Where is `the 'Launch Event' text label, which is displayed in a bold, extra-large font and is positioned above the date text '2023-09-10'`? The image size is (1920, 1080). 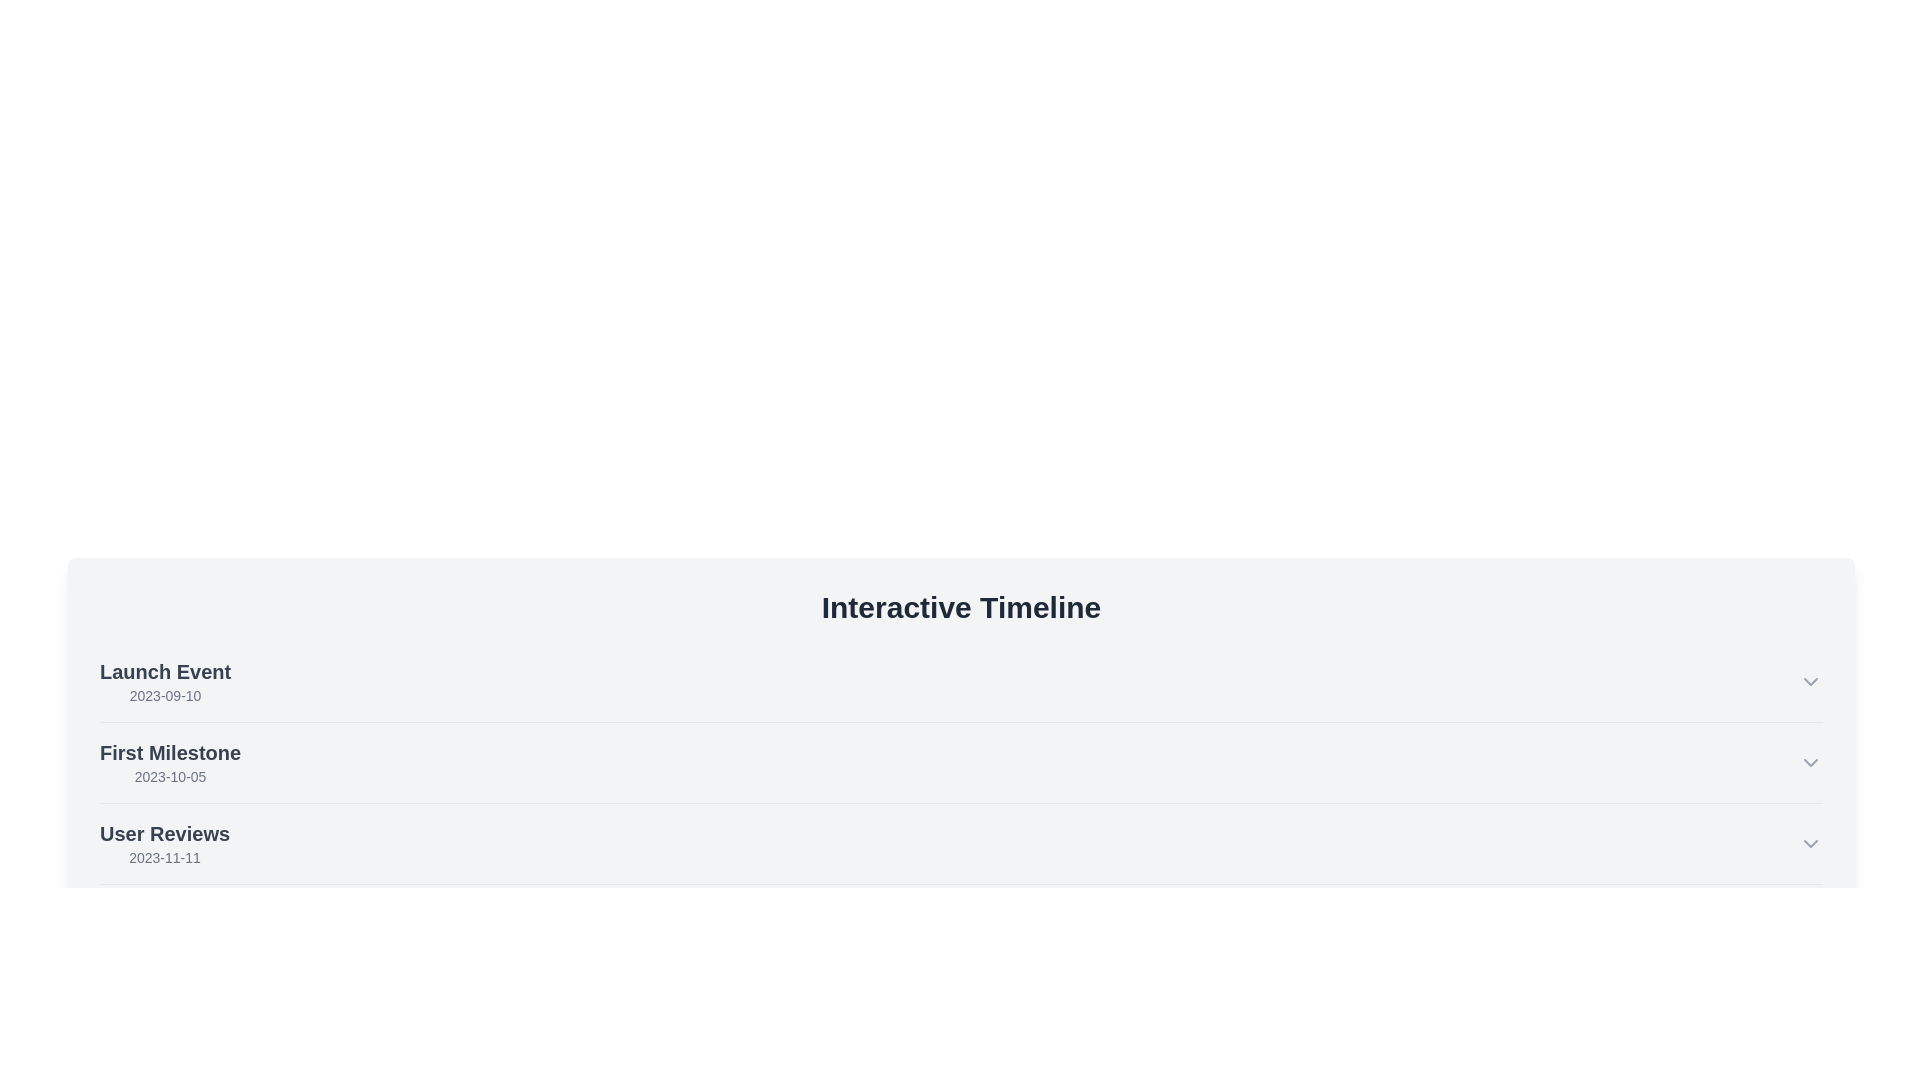 the 'Launch Event' text label, which is displayed in a bold, extra-large font and is positioned above the date text '2023-09-10' is located at coordinates (165, 671).